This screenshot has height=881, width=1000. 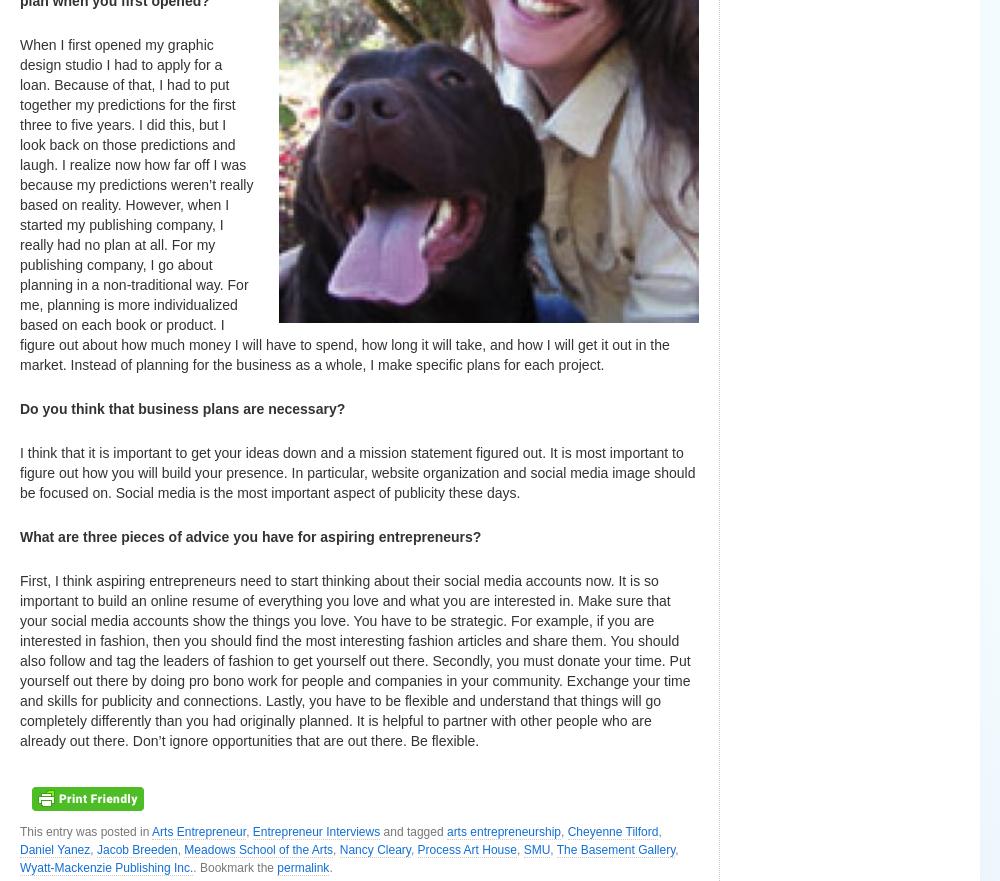 What do you see at coordinates (250, 536) in the screenshot?
I see `'What are three pieces of advice you have for aspiring entrepreneurs?'` at bounding box center [250, 536].